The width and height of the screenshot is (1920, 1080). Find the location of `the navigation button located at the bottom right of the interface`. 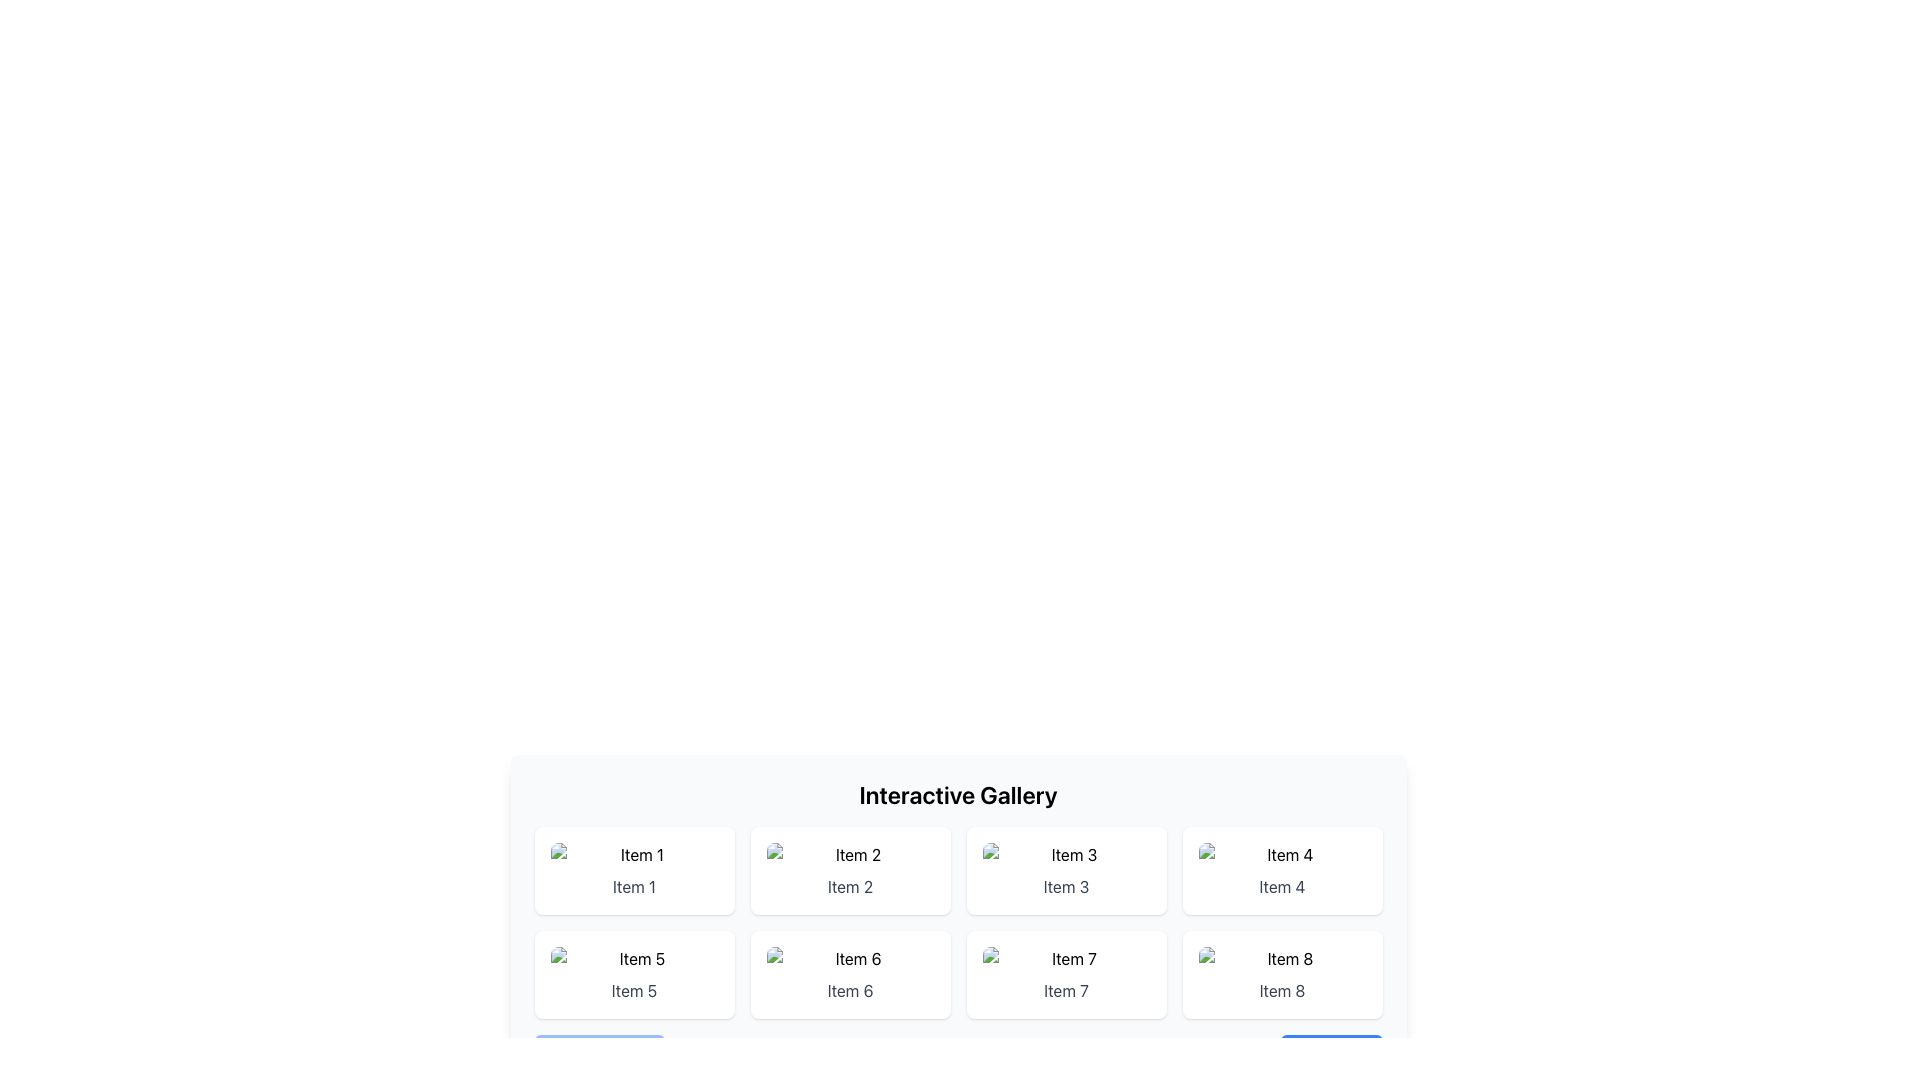

the navigation button located at the bottom right of the interface is located at coordinates (1331, 1054).